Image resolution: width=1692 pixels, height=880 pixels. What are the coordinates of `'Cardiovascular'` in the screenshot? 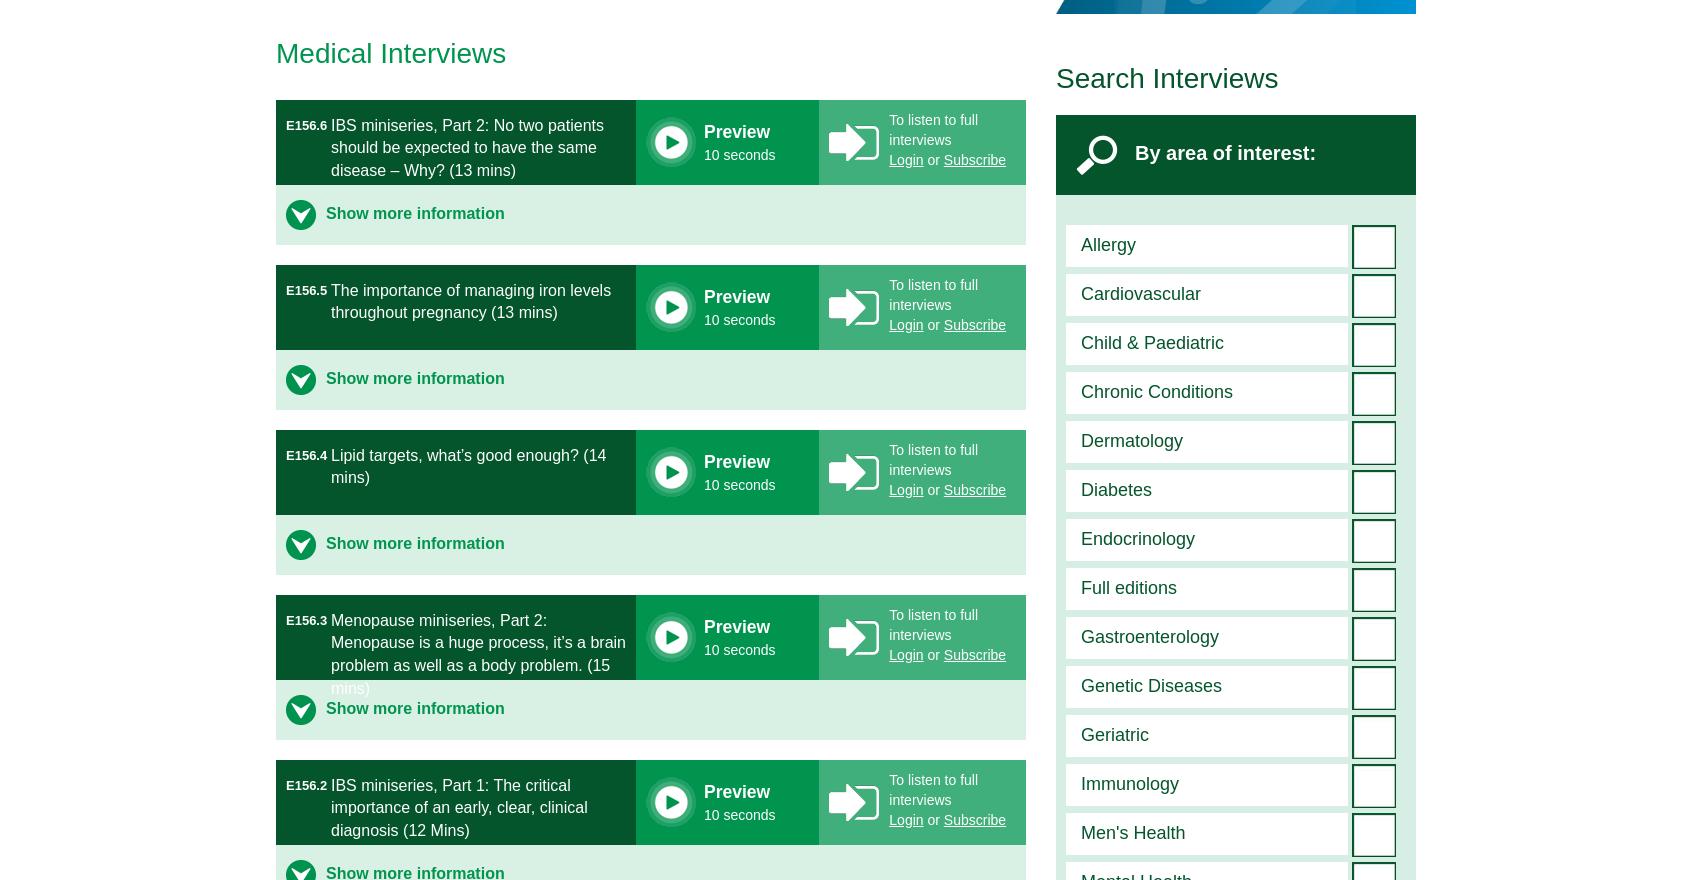 It's located at (1139, 293).